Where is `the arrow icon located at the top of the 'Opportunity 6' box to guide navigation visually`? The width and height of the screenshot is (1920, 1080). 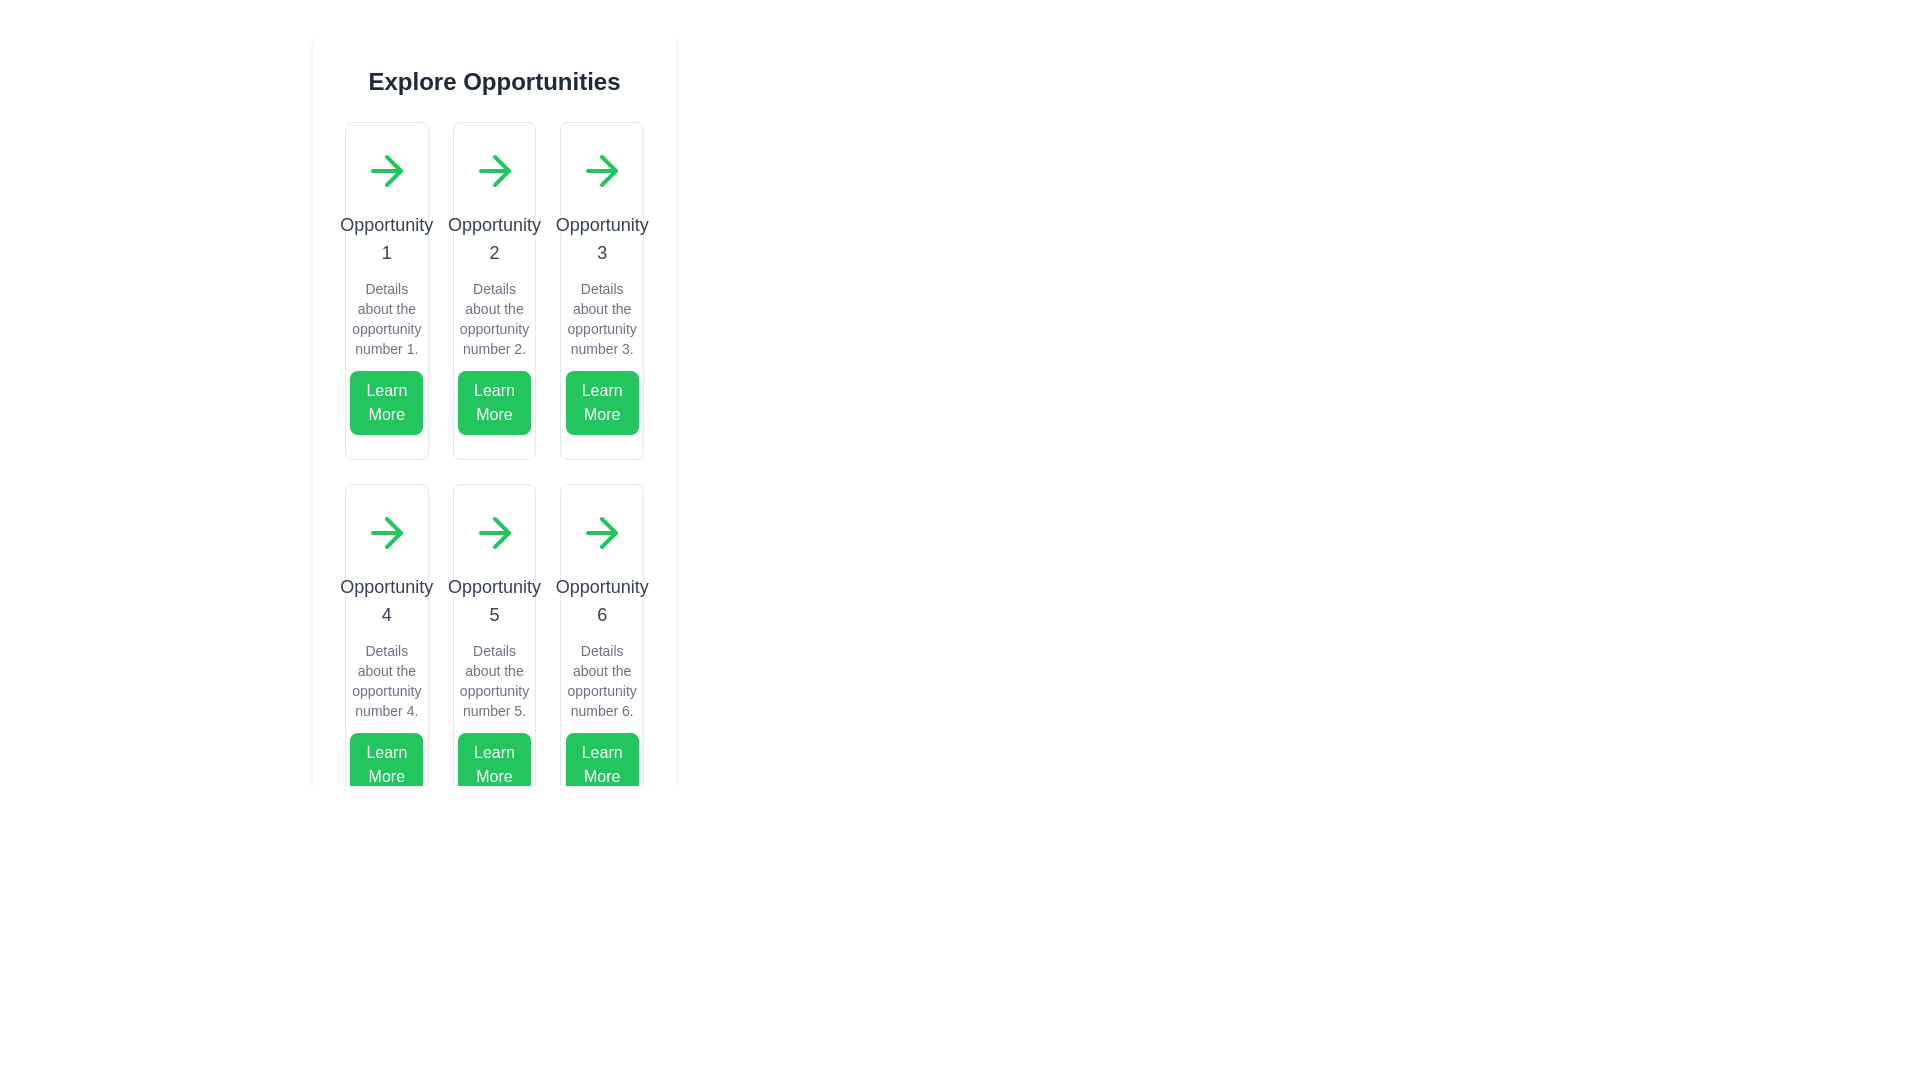
the arrow icon located at the top of the 'Opportunity 6' box to guide navigation visually is located at coordinates (601, 531).